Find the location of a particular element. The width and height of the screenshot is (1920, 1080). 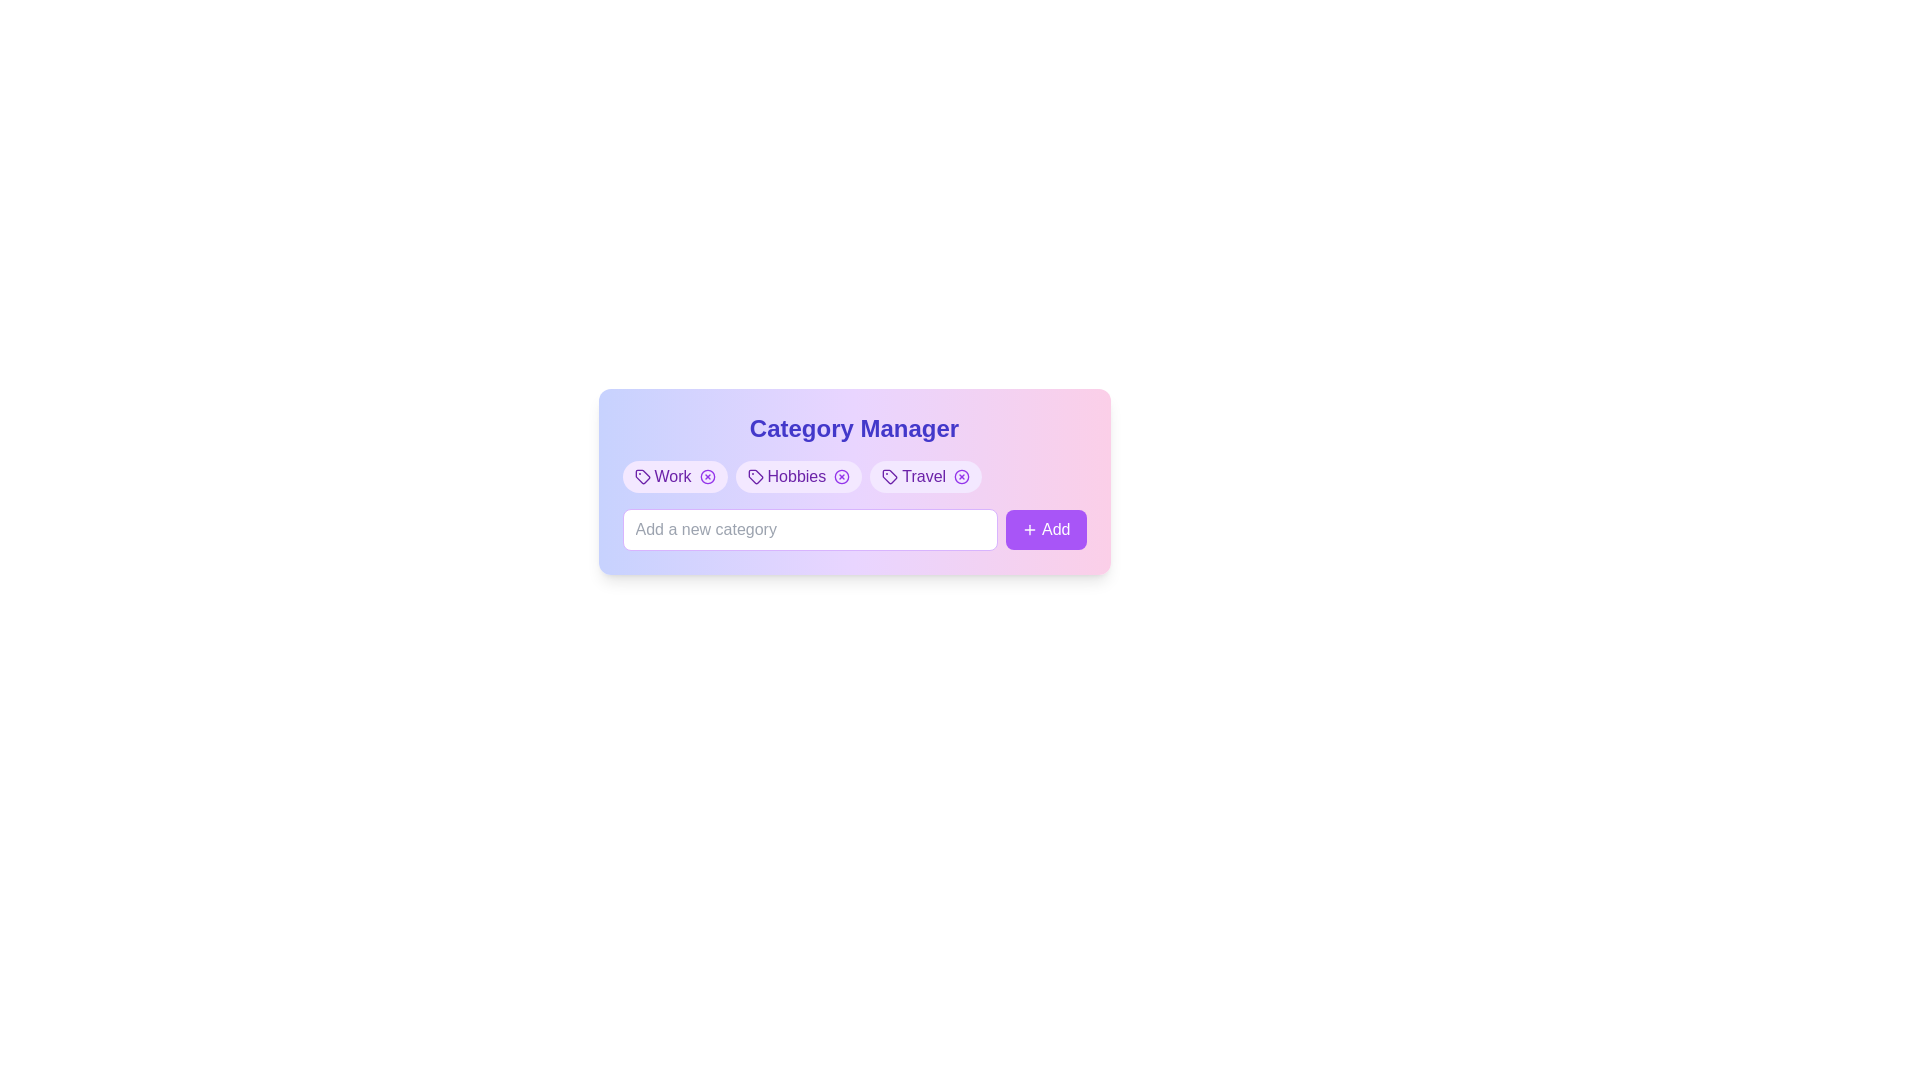

the visual representation of the SVG Circle that serves as a graphical boundary for the 'Hobbies' tag, located at the center-right area of the tag is located at coordinates (842, 477).